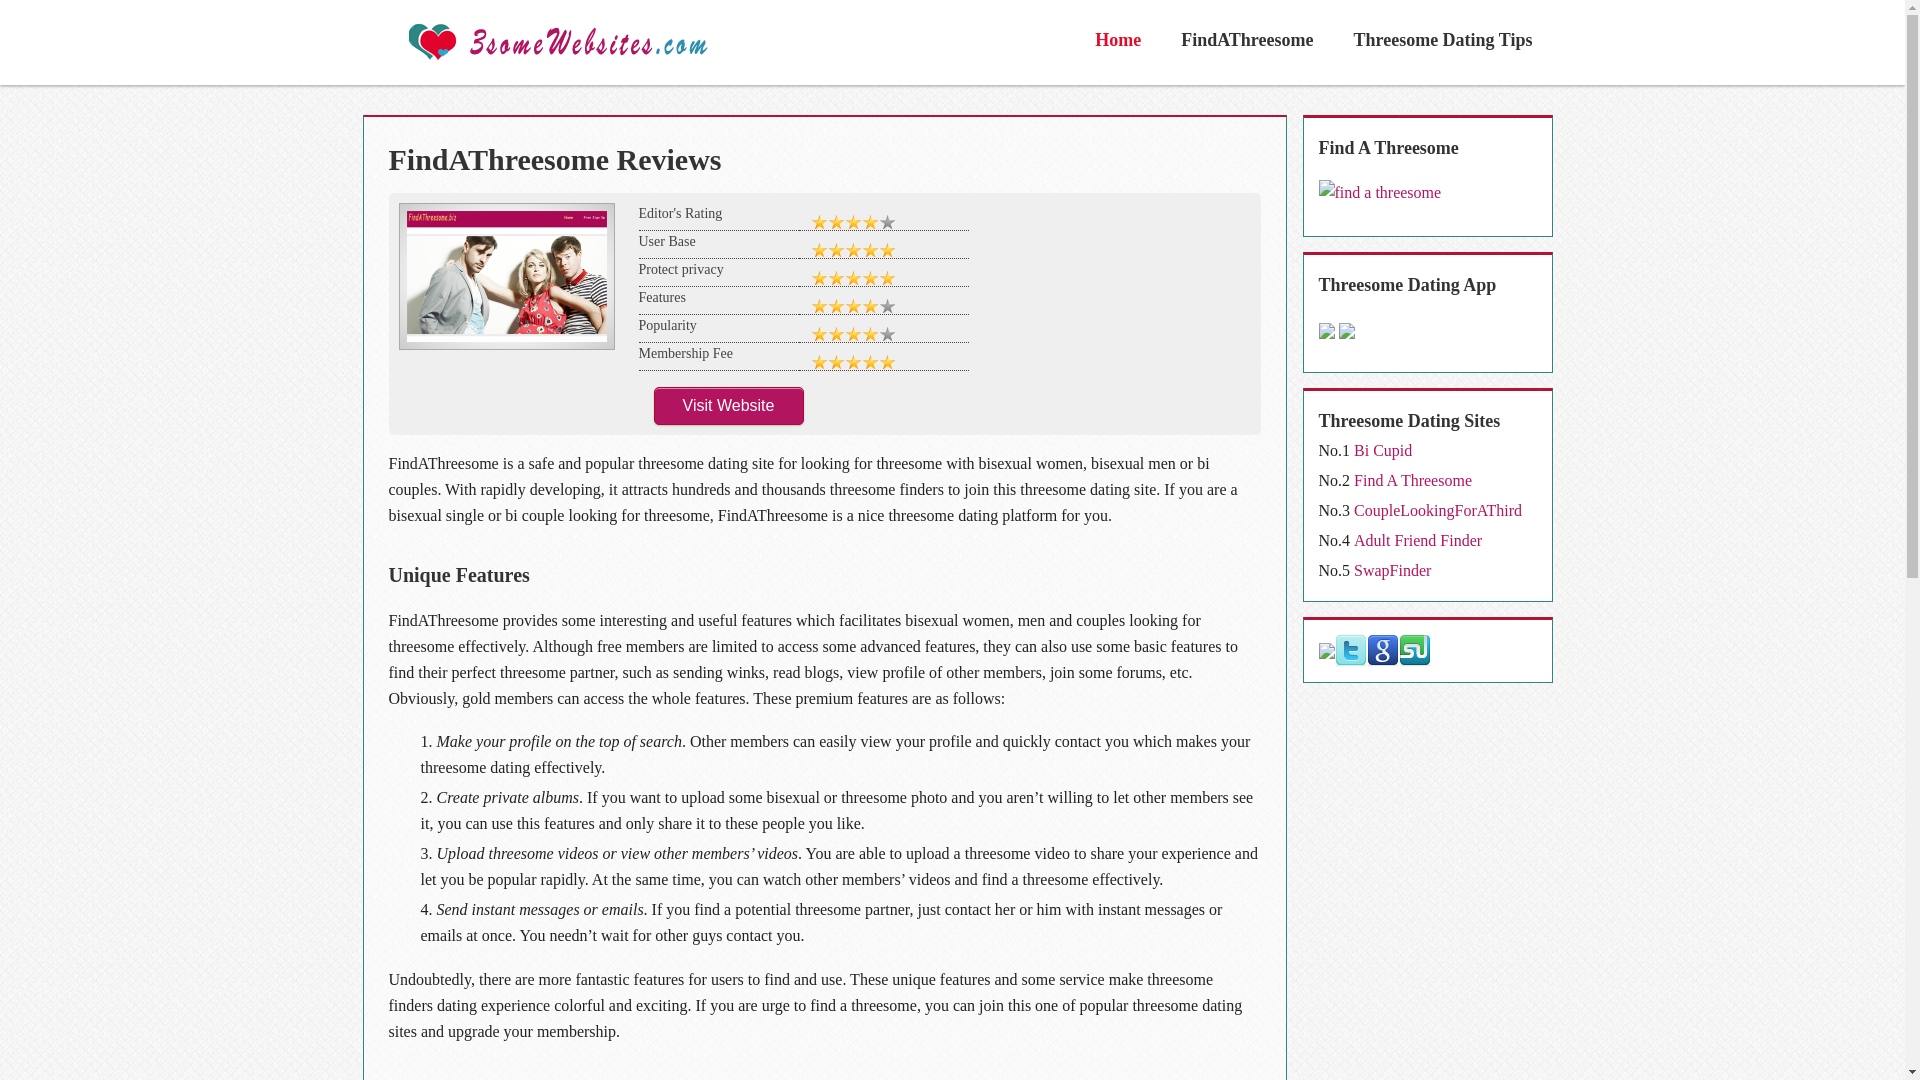  Describe the element at coordinates (728, 405) in the screenshot. I see `'Visit Website'` at that location.